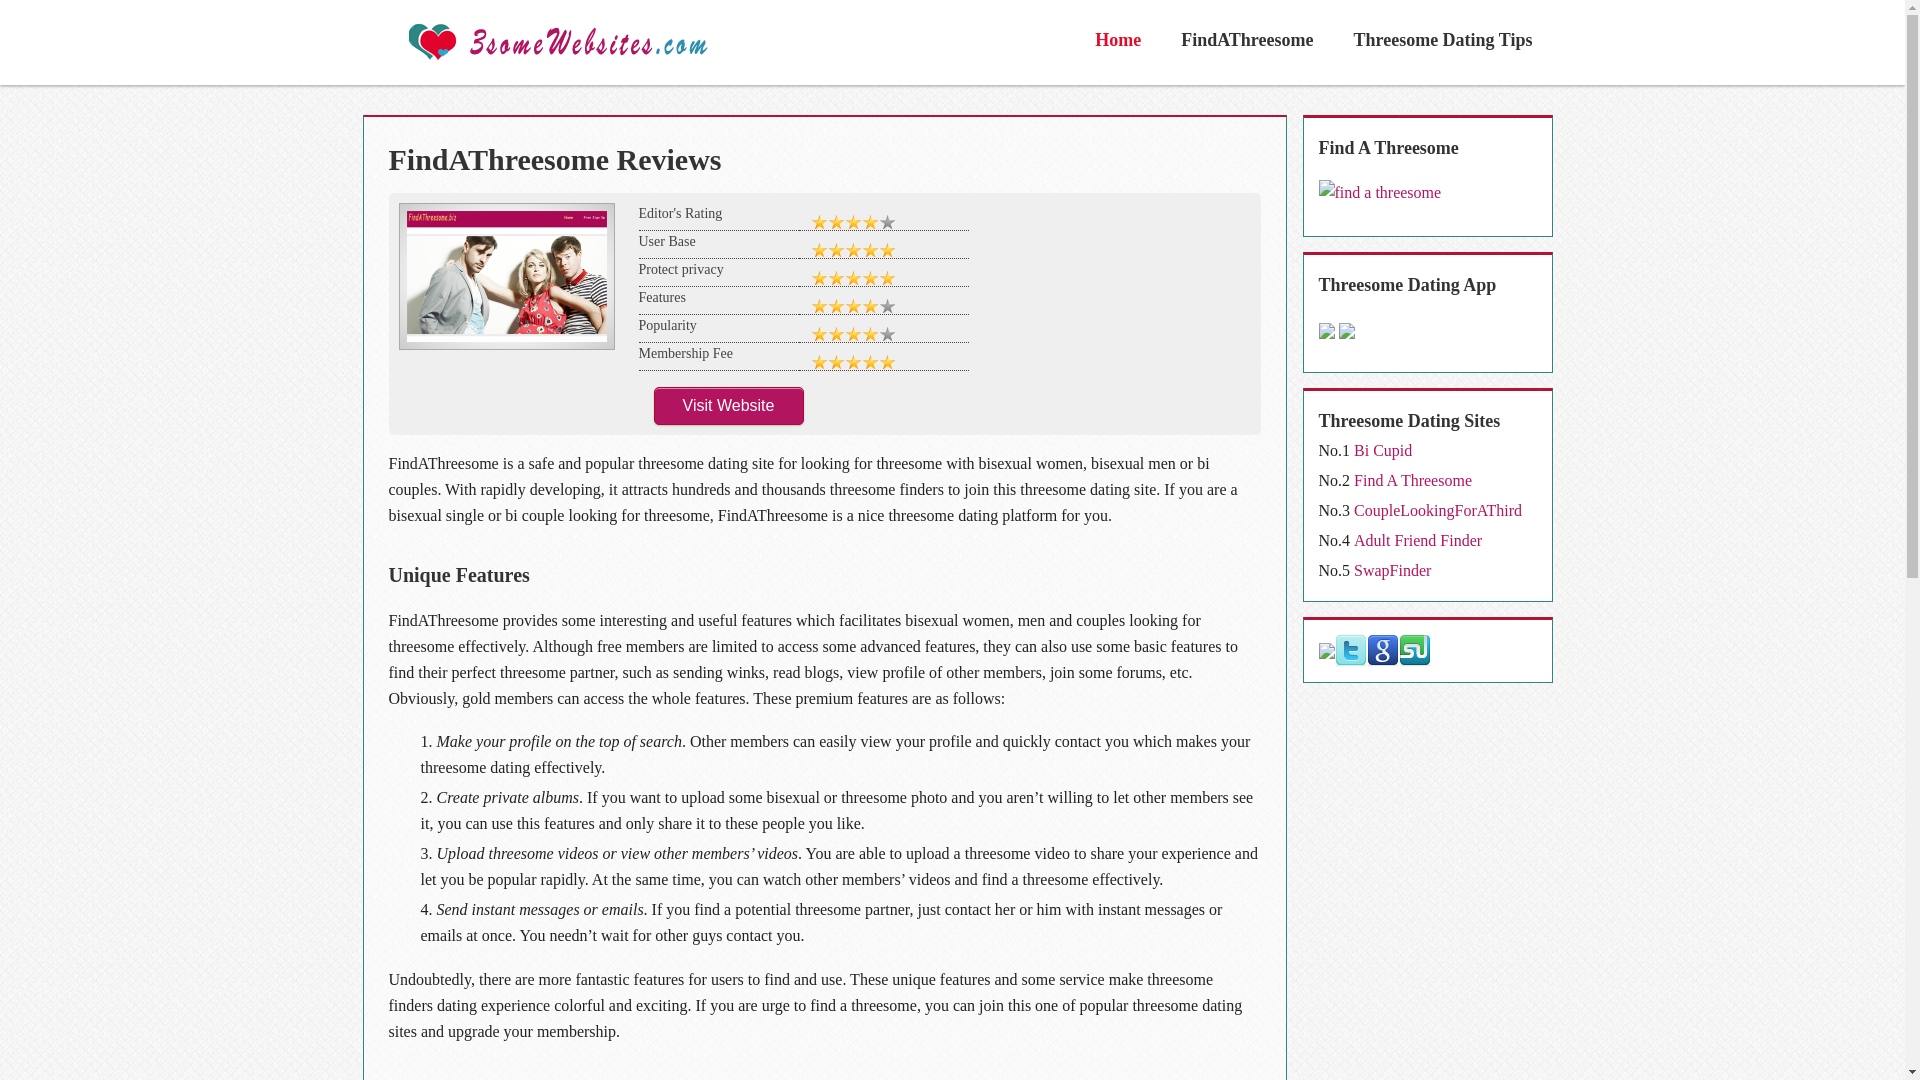  Describe the element at coordinates (728, 405) in the screenshot. I see `'Visit Website'` at that location.